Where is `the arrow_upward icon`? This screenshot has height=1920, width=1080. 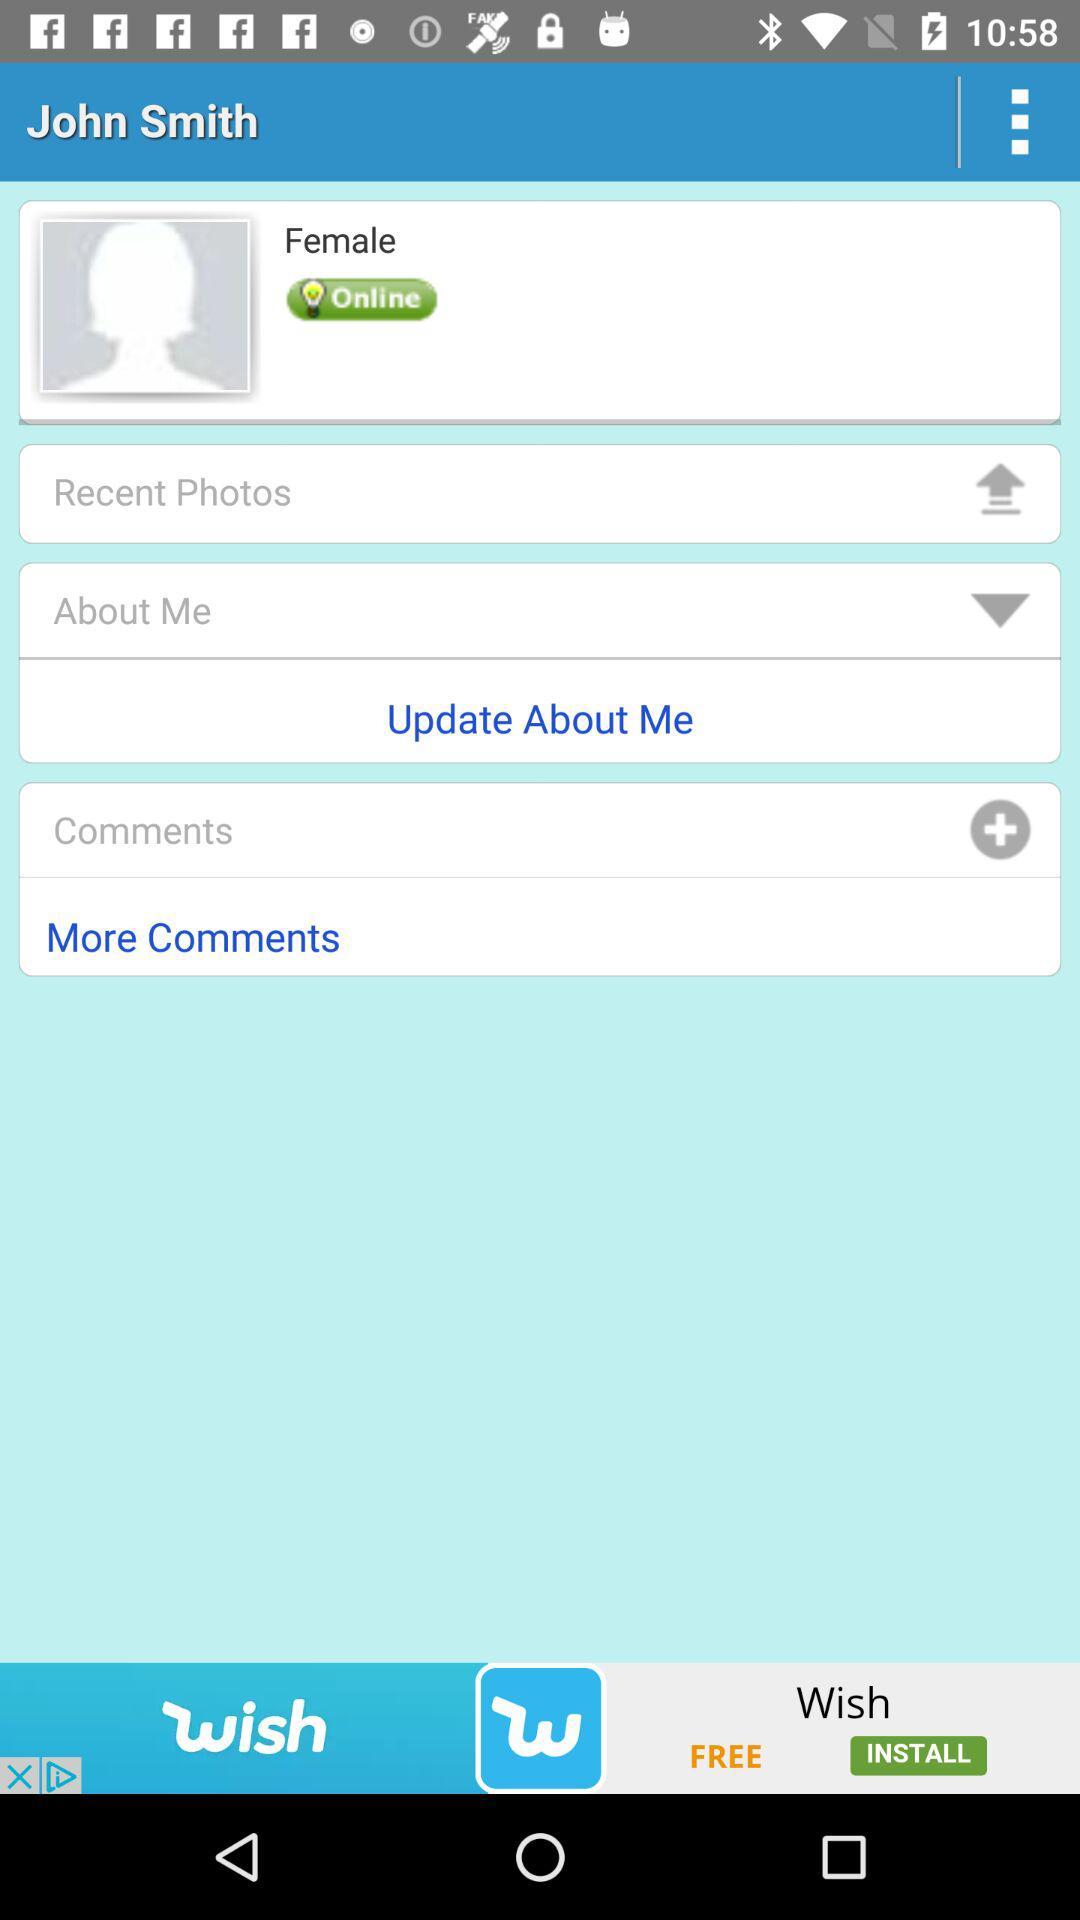
the arrow_upward icon is located at coordinates (1000, 491).